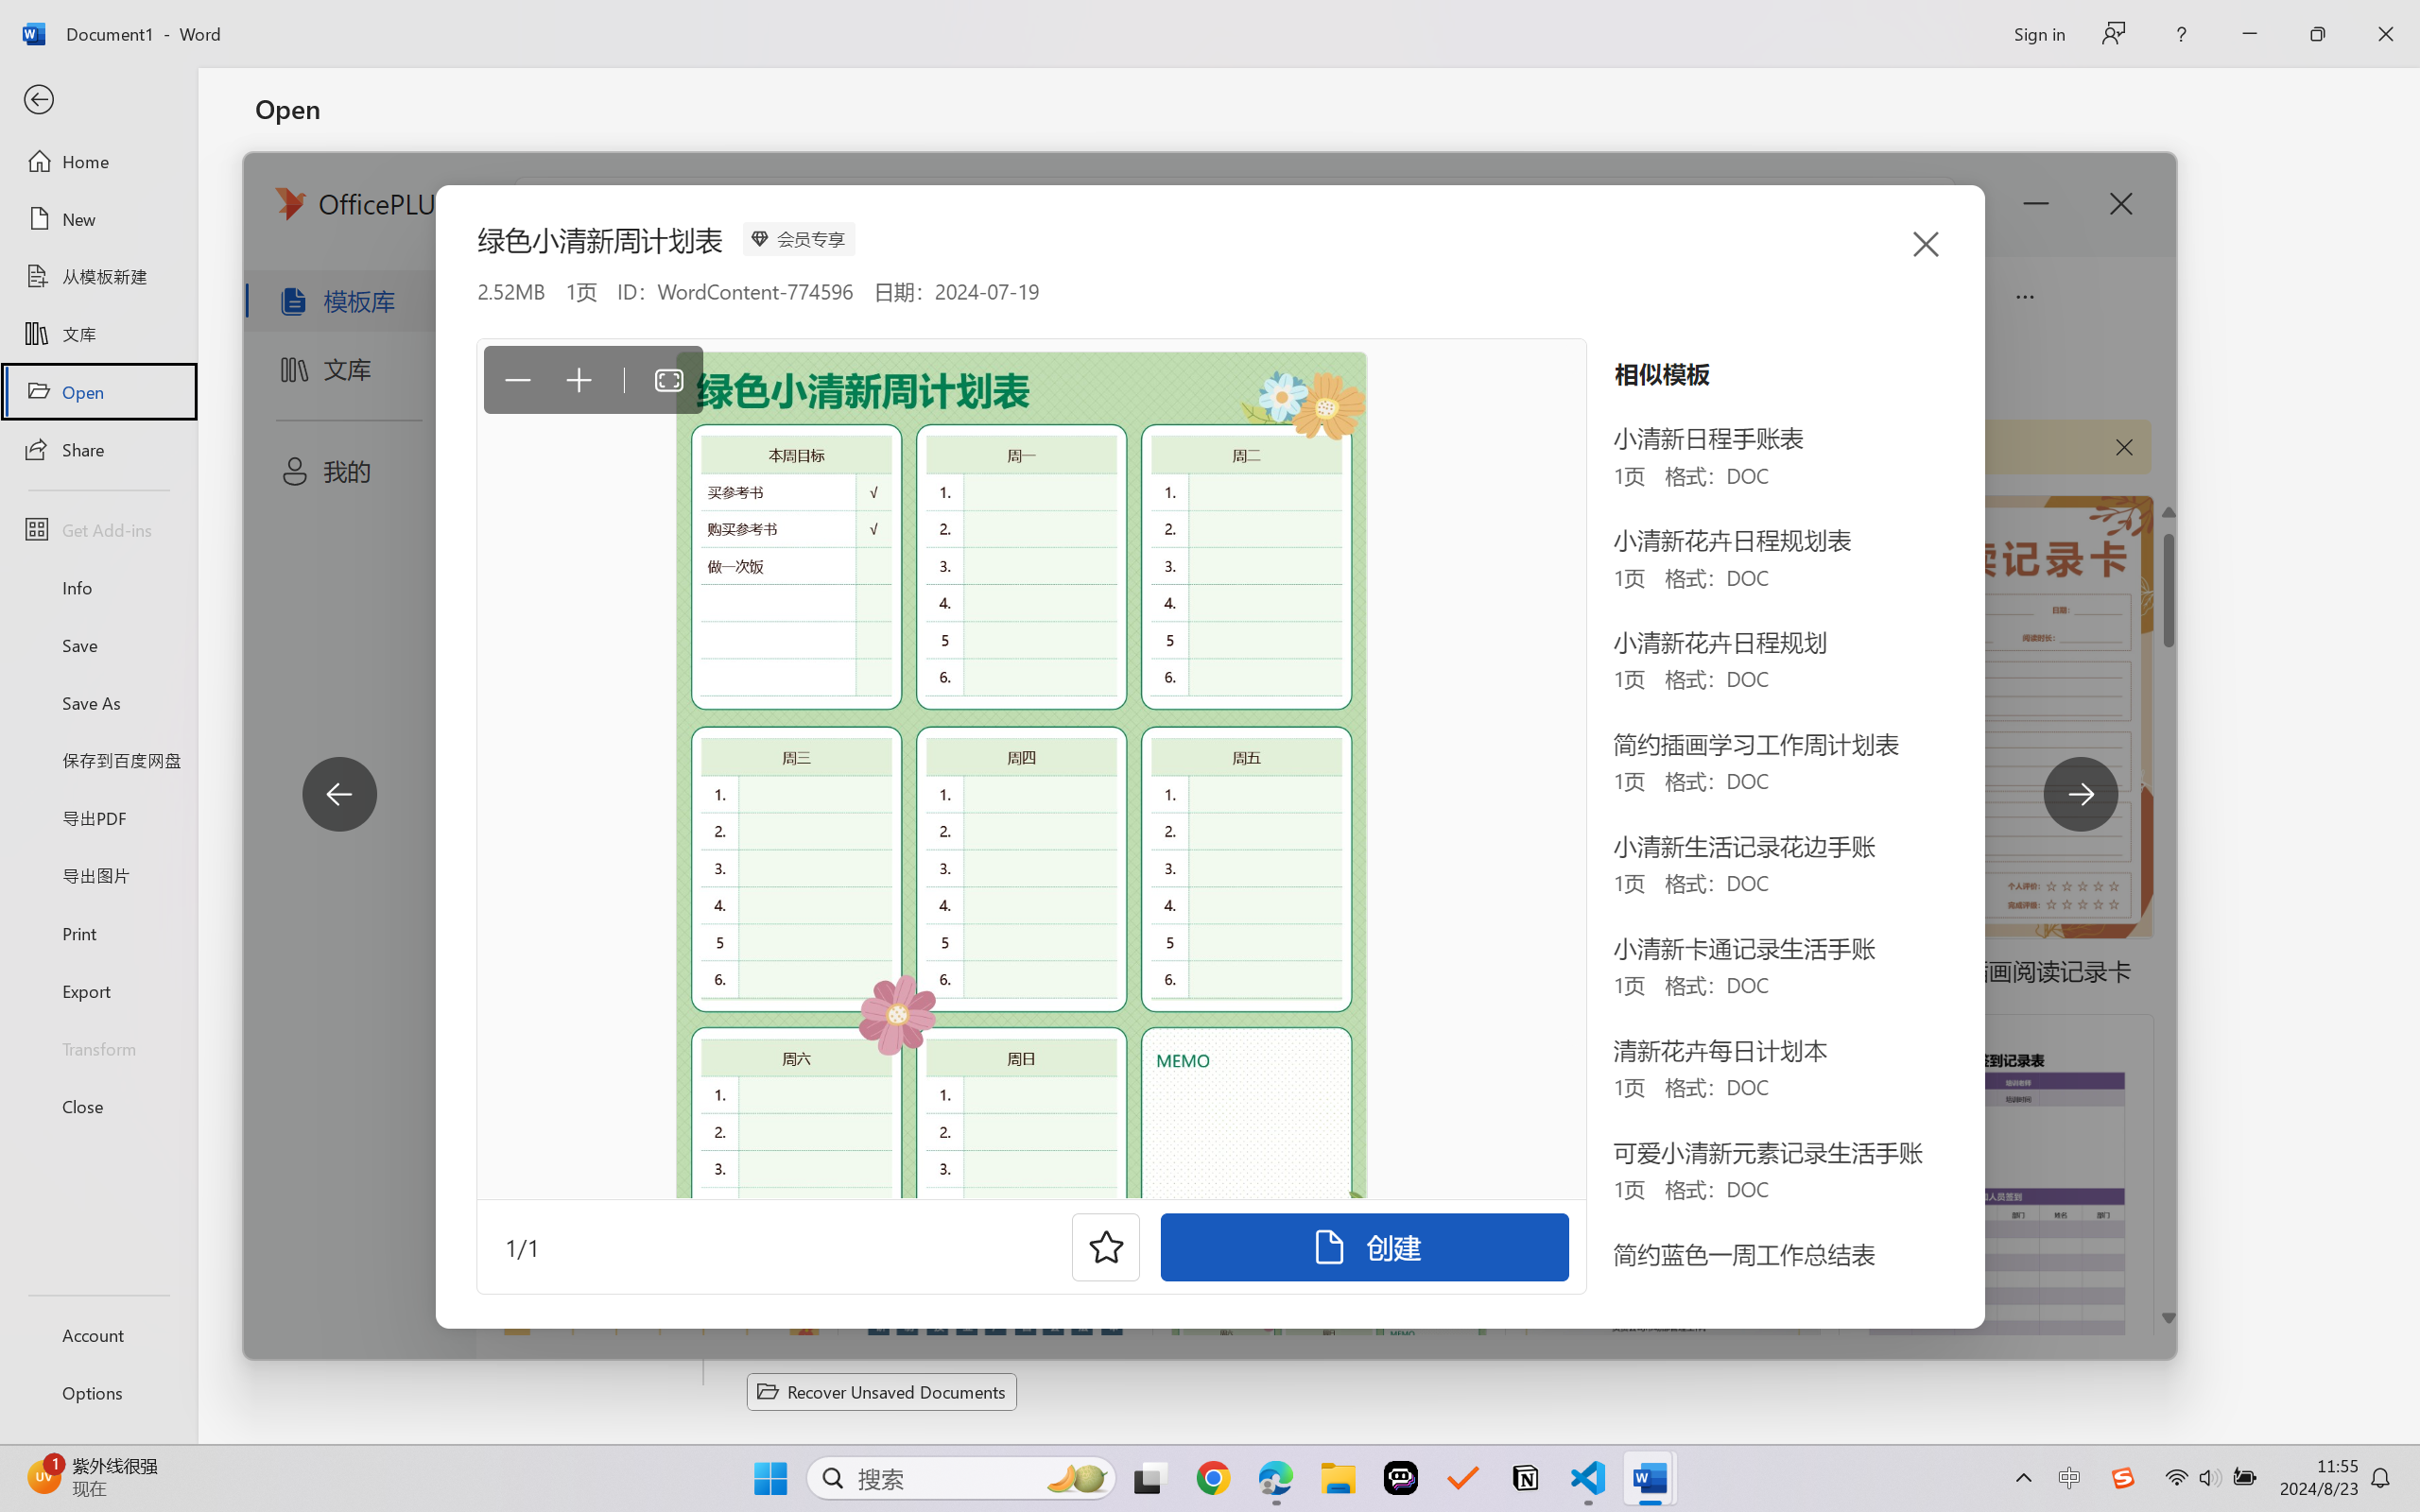 This screenshot has height=1512, width=2420. What do you see at coordinates (97, 586) in the screenshot?
I see `'Info'` at bounding box center [97, 586].